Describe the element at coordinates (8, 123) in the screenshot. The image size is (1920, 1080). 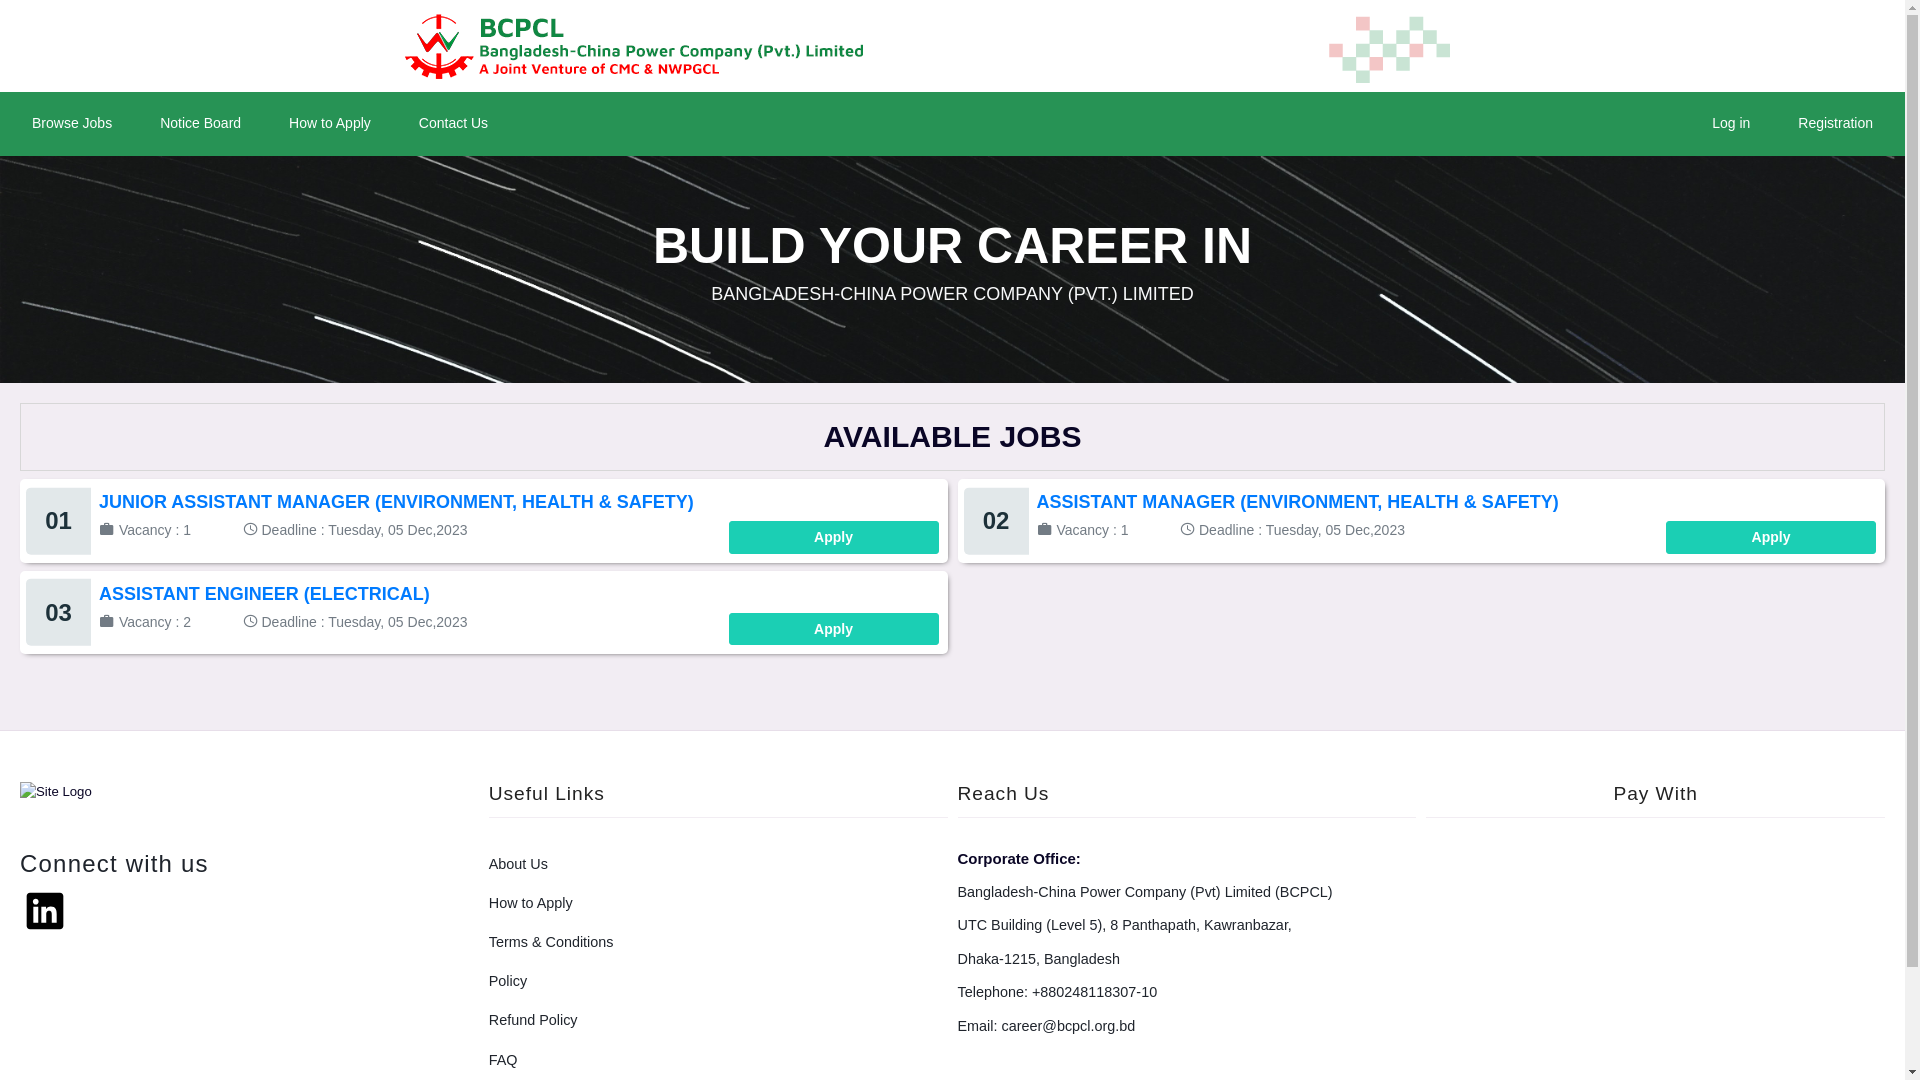
I see `'Browse Jobs'` at that location.